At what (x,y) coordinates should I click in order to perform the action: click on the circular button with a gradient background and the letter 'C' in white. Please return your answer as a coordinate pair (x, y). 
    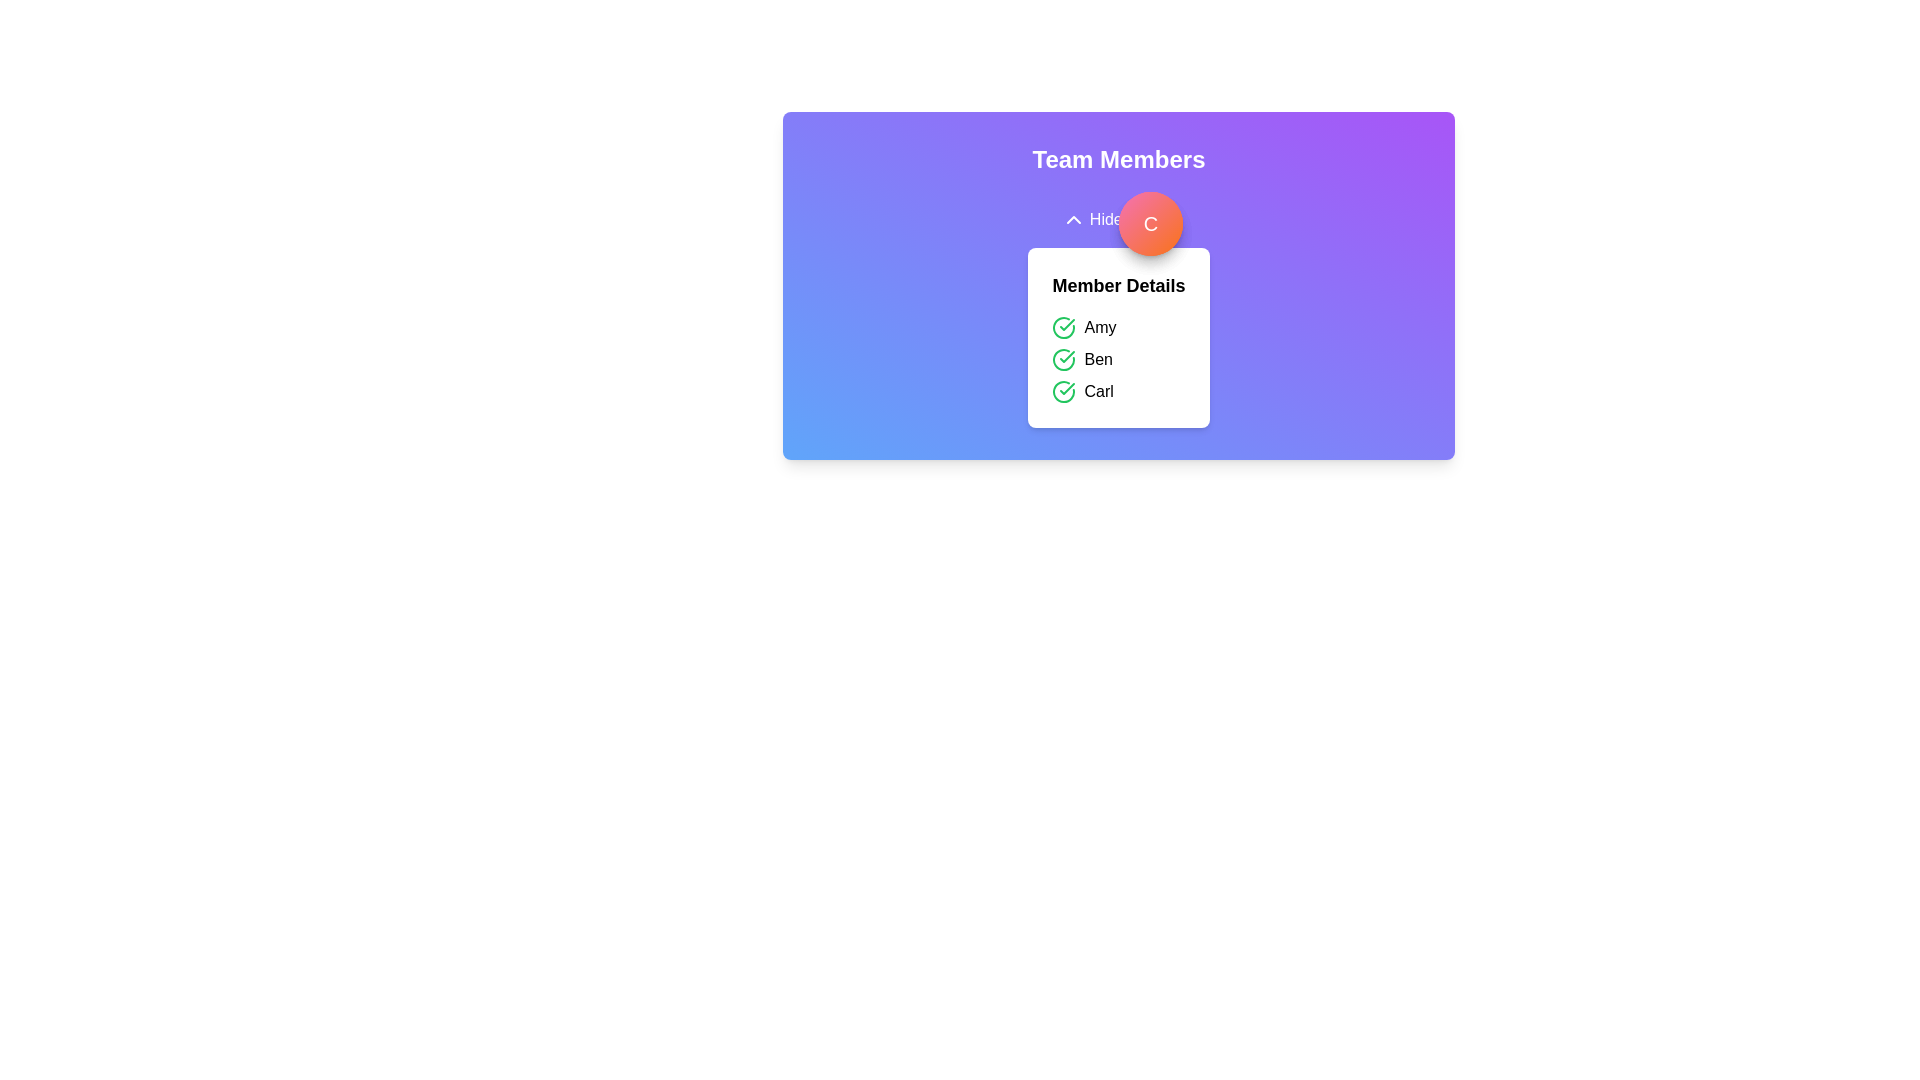
    Looking at the image, I should click on (1151, 223).